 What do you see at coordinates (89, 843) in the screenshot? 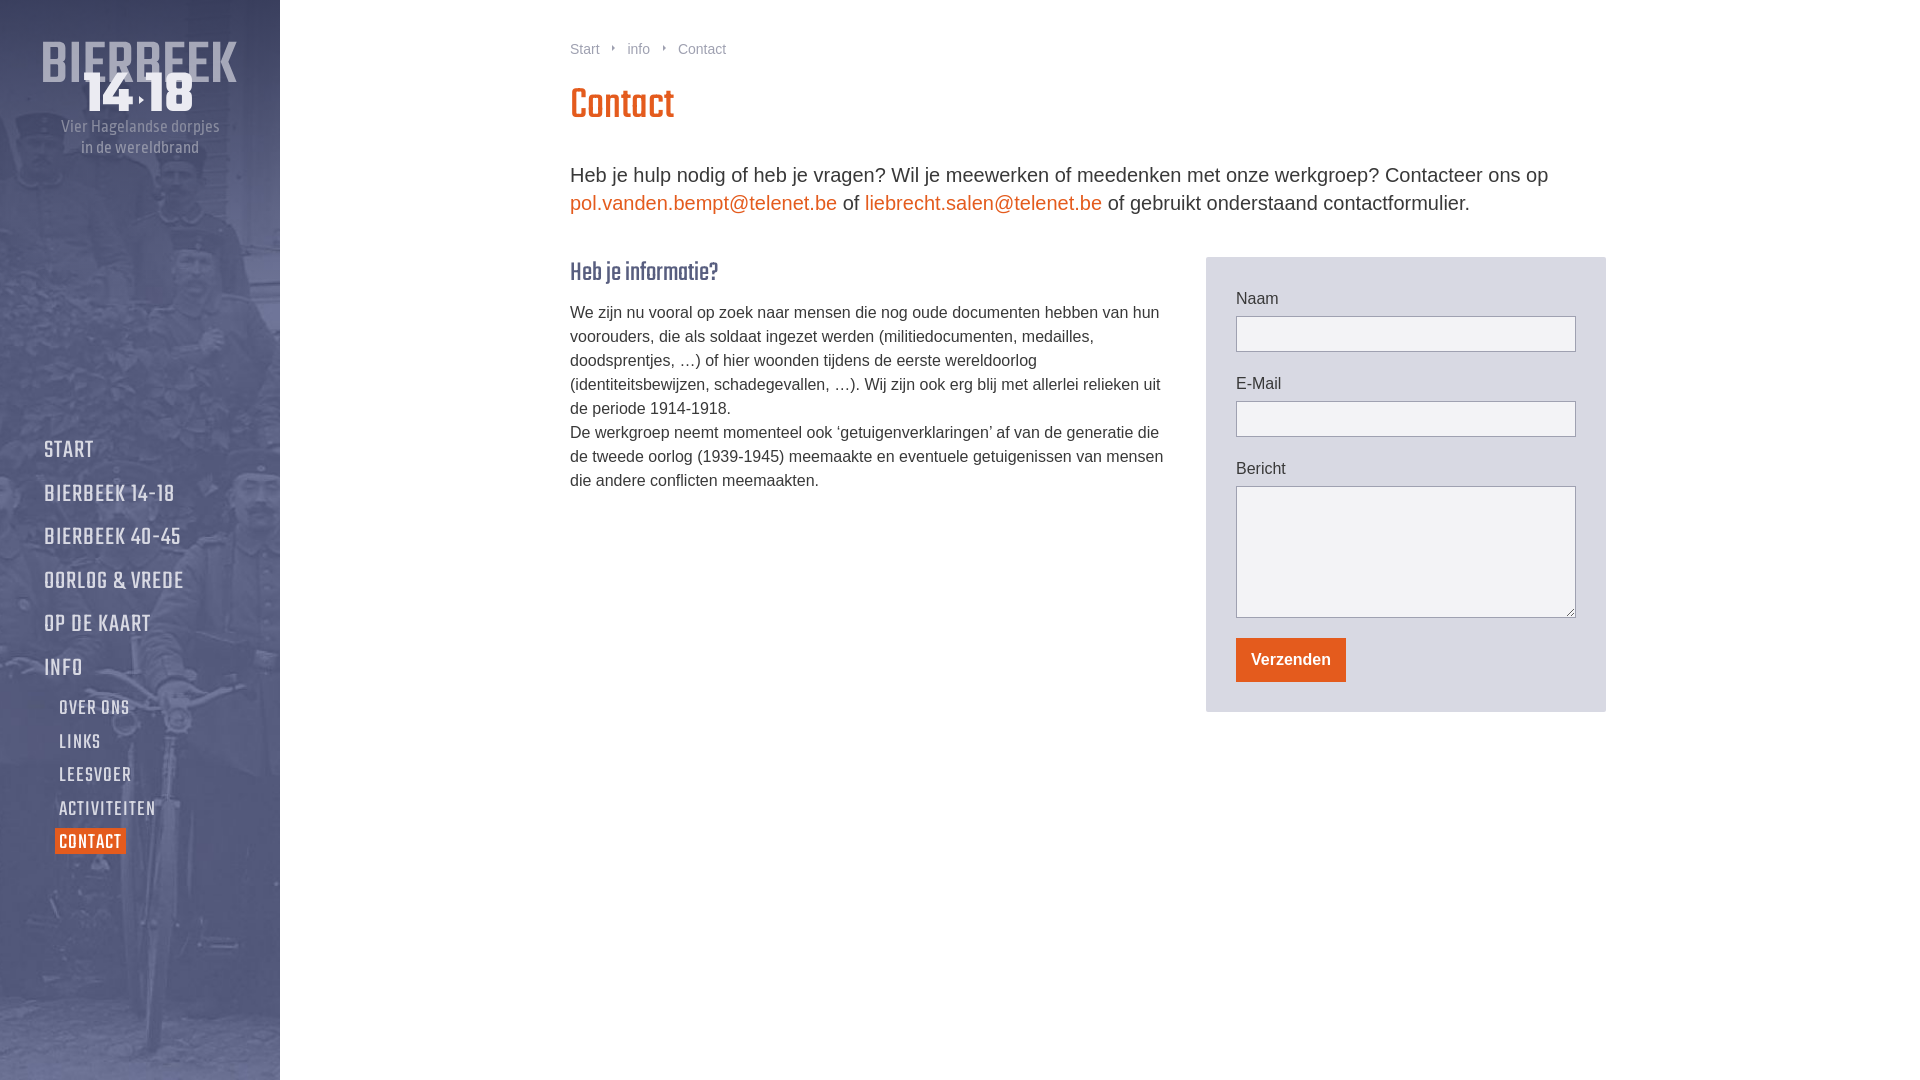
I see `'CONTACT'` at bounding box center [89, 843].